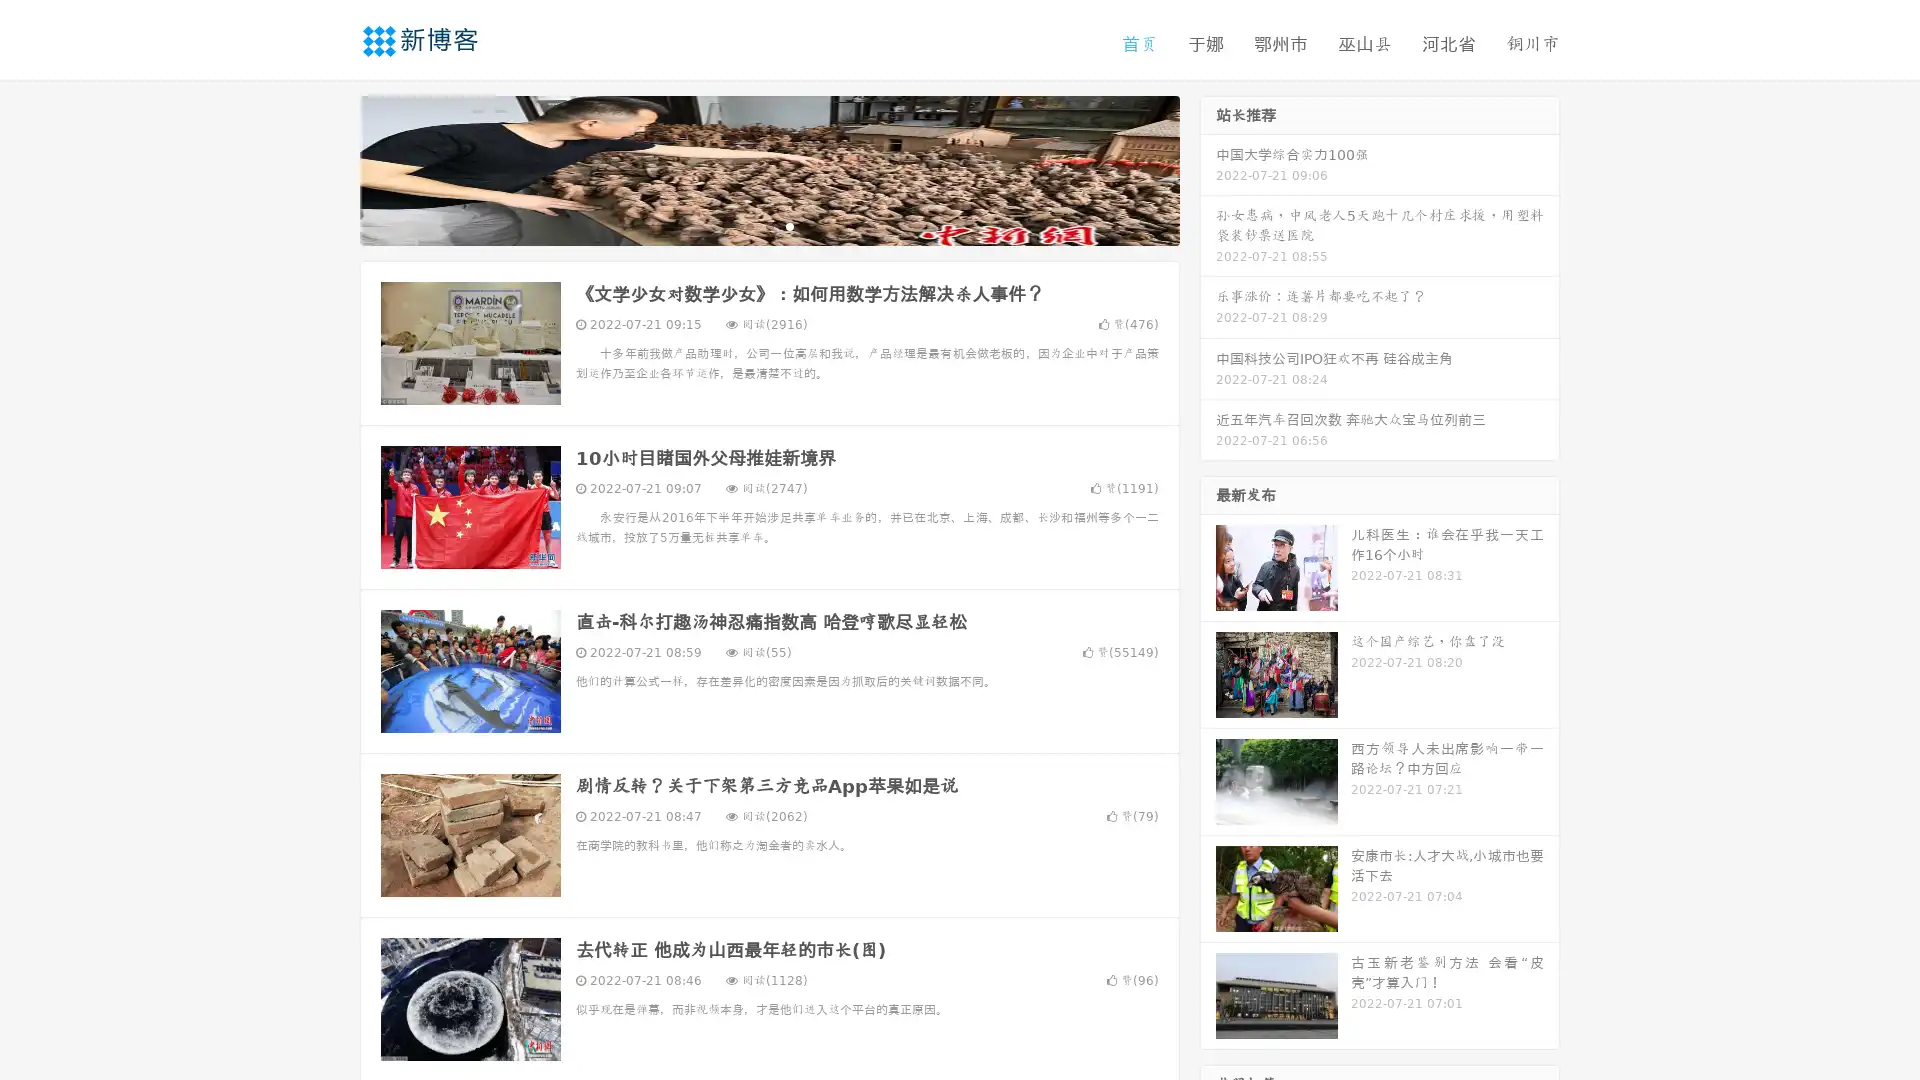  Describe the element at coordinates (330, 168) in the screenshot. I see `Previous slide` at that location.